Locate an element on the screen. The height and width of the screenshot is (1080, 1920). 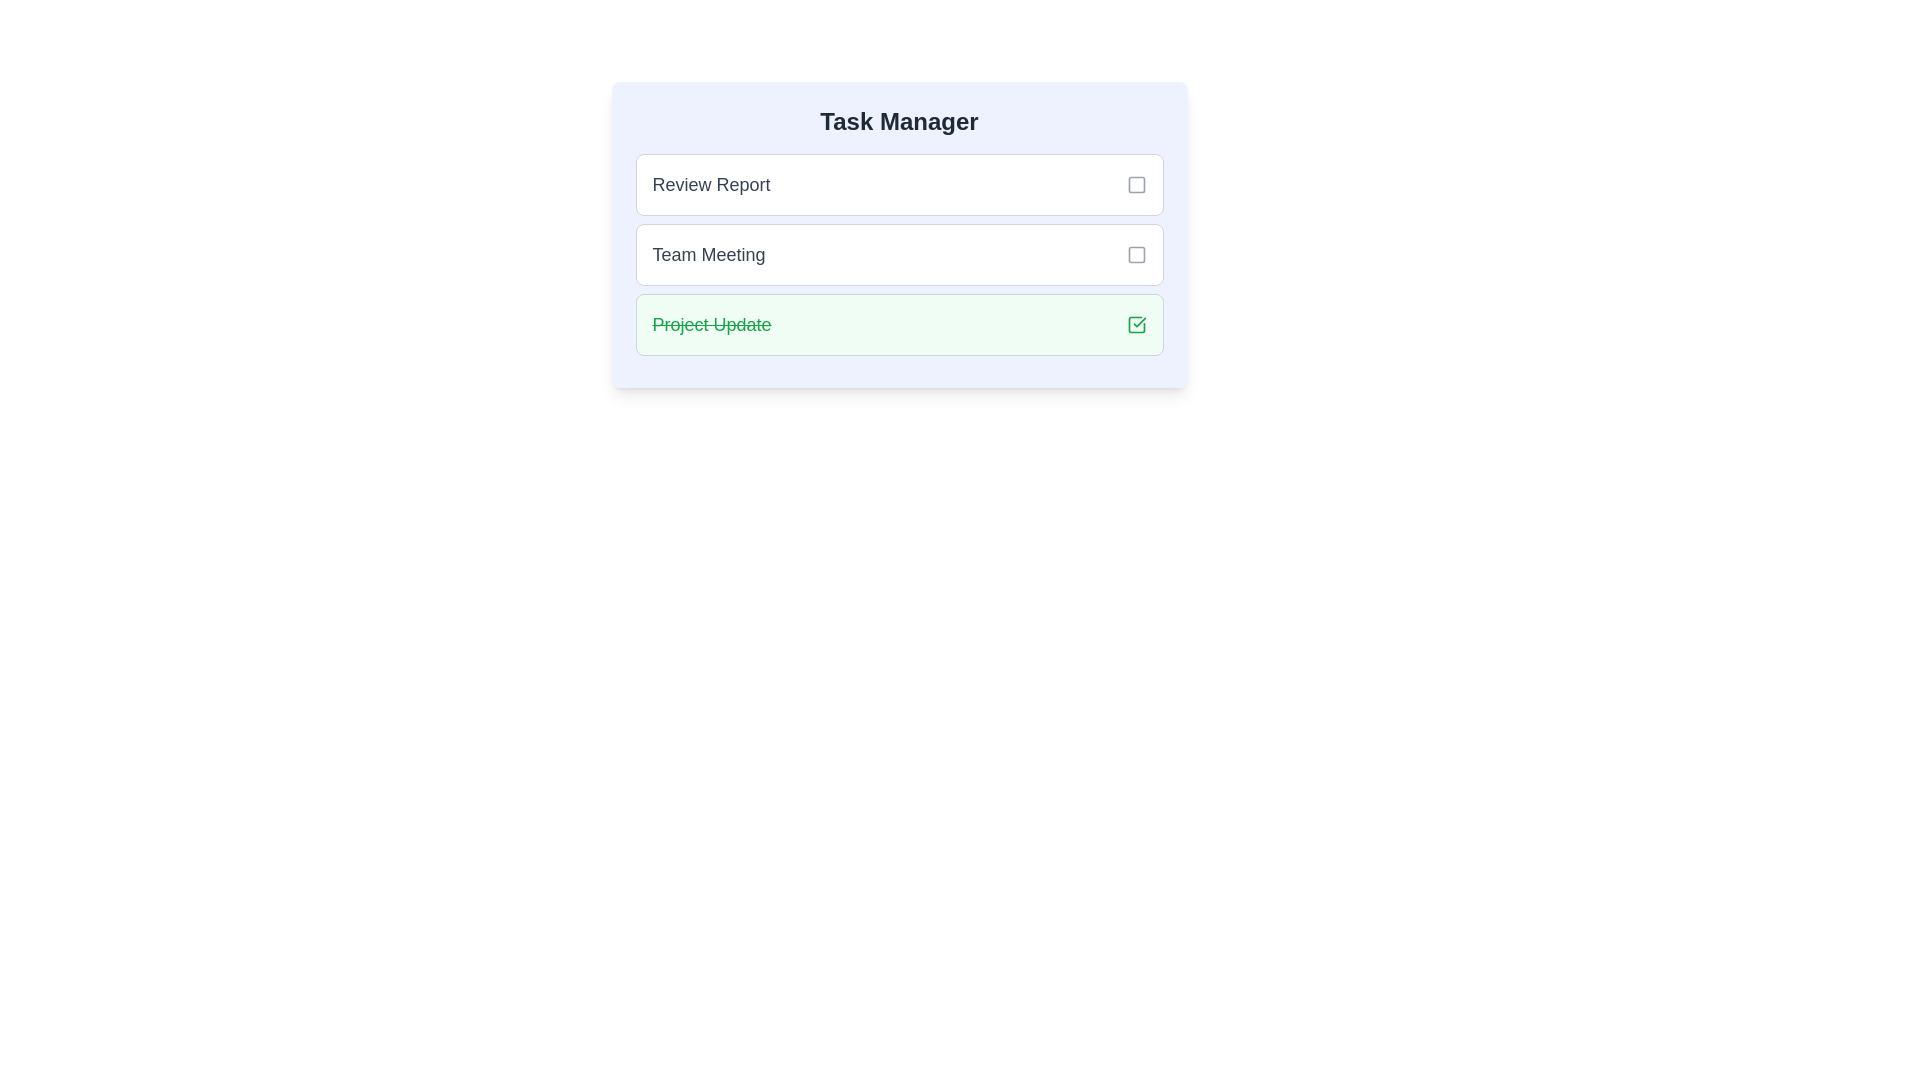
the small, square-shaped graphical icon with rounded corners located inside the 'Review Report' section of the Task Manager interface is located at coordinates (1136, 185).